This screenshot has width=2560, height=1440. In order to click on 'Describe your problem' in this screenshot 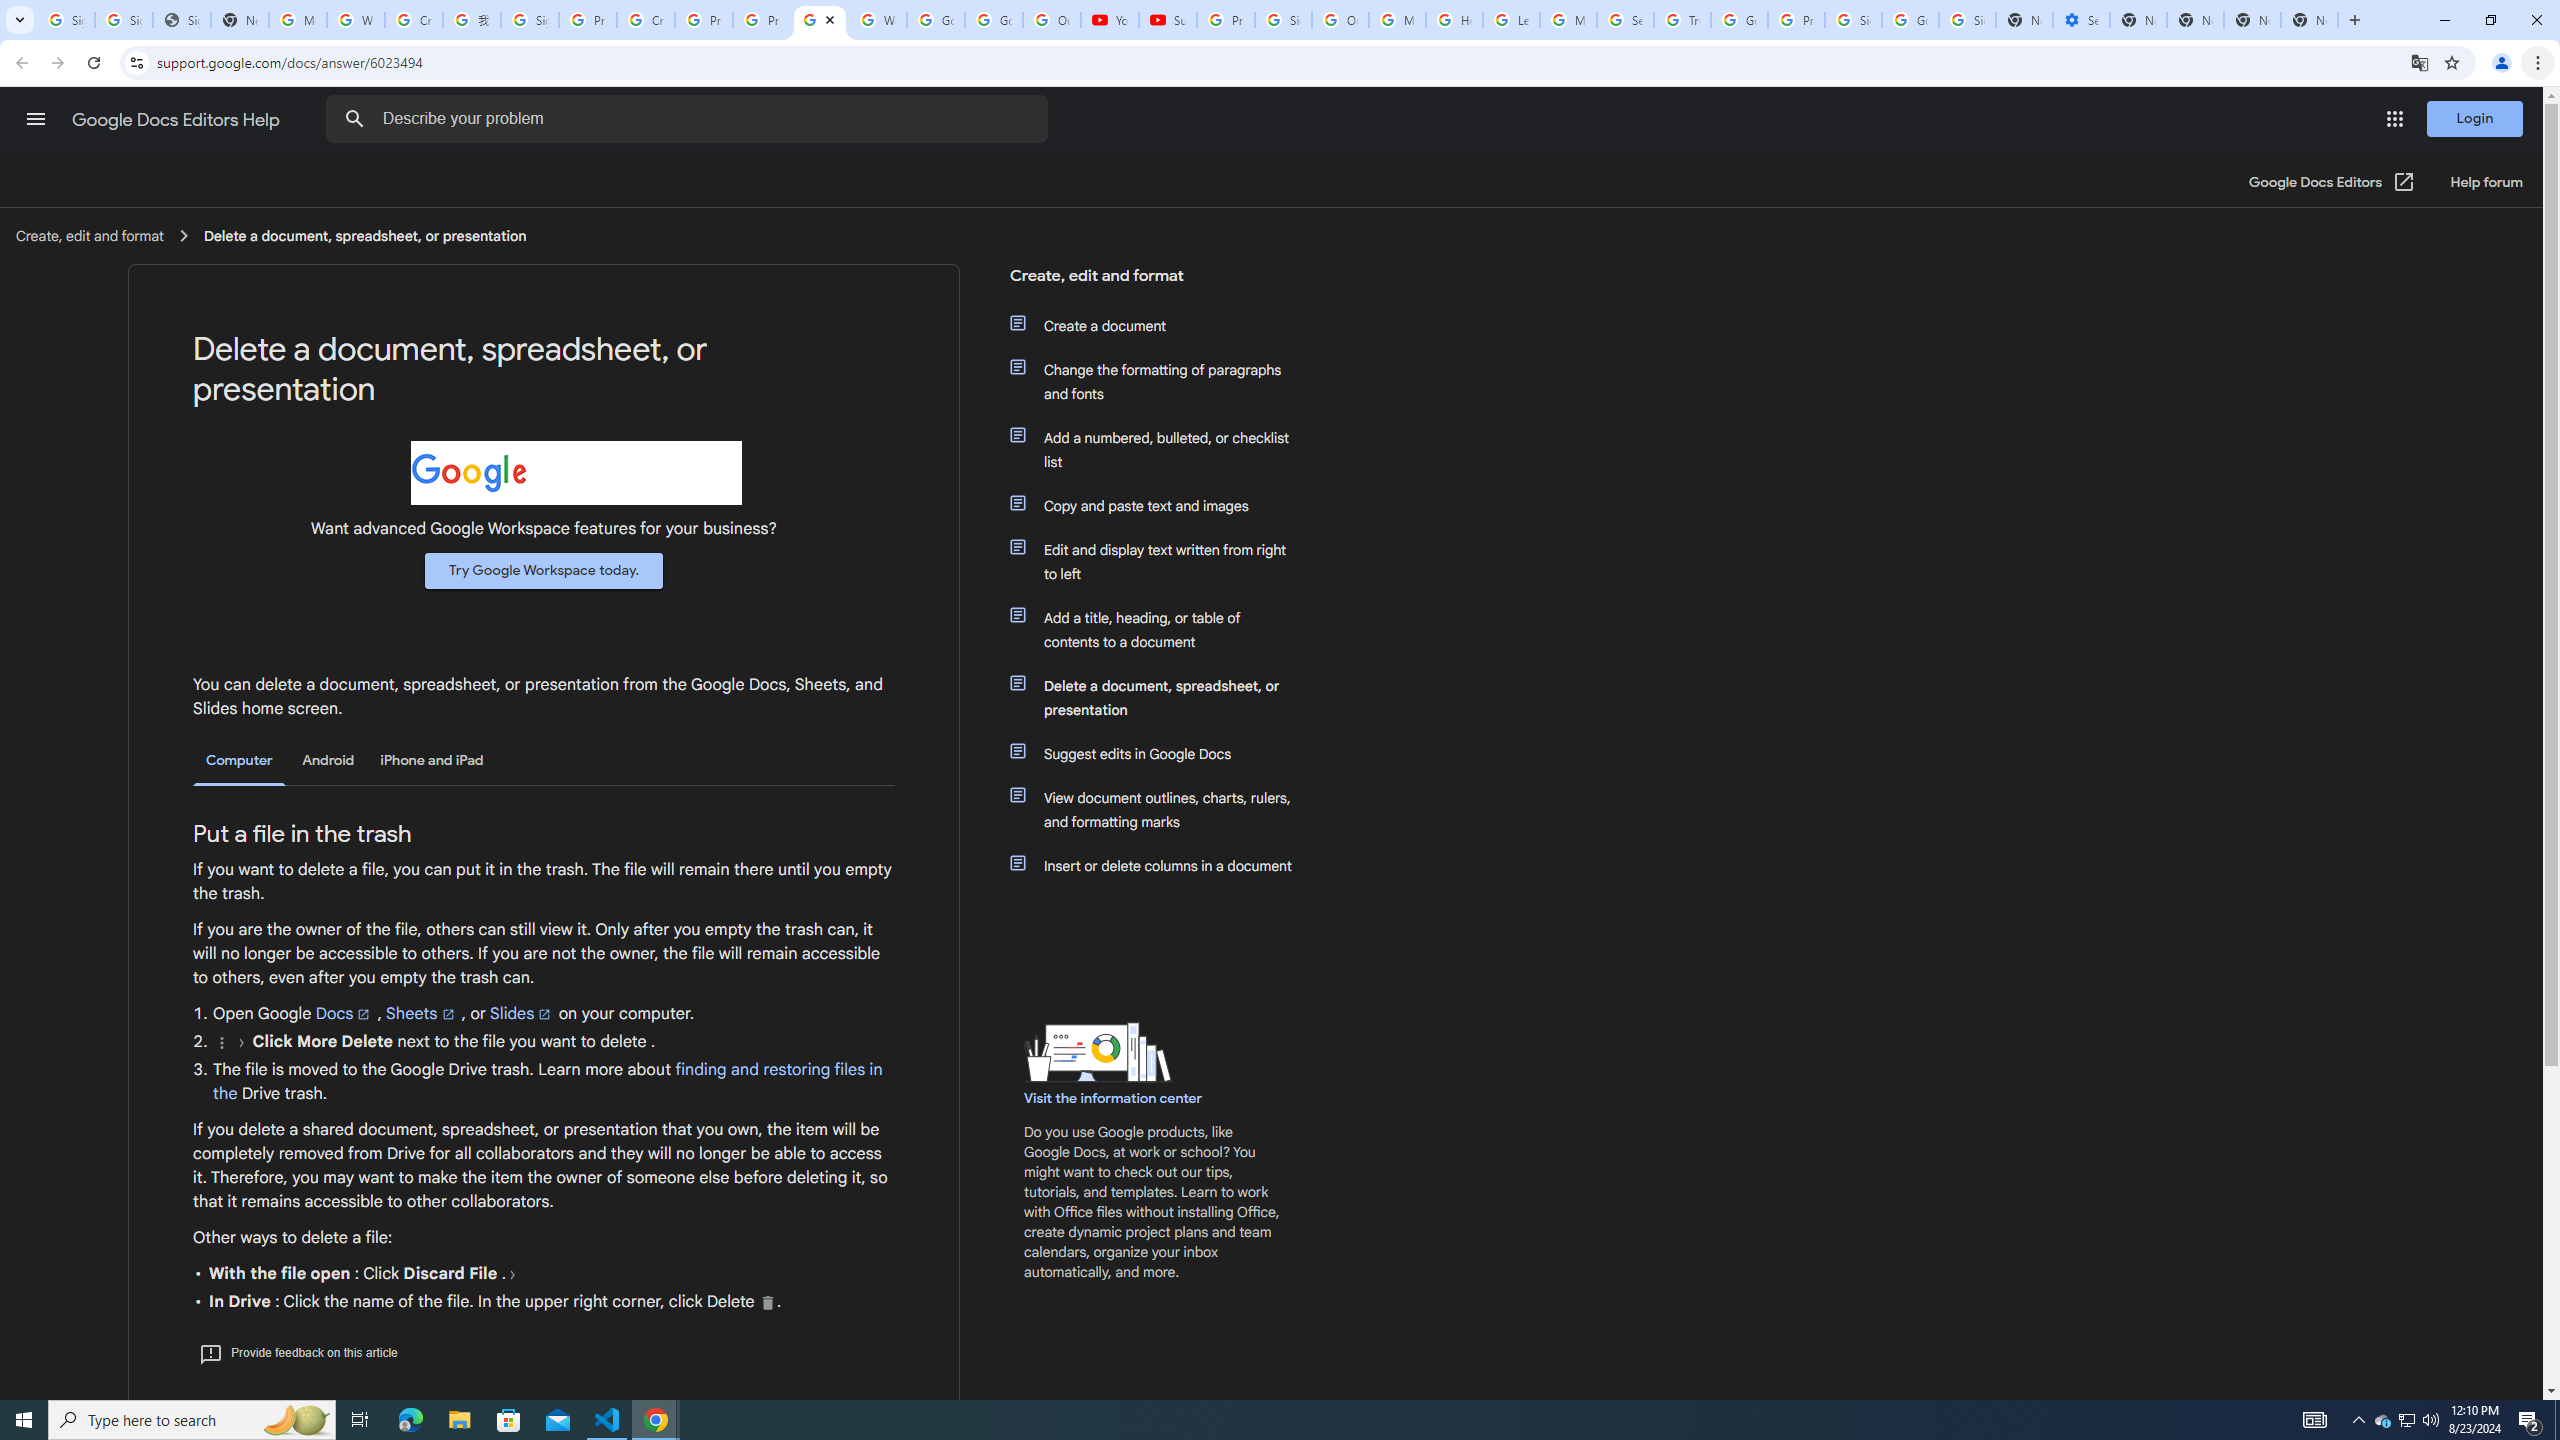, I will do `click(688, 118)`.